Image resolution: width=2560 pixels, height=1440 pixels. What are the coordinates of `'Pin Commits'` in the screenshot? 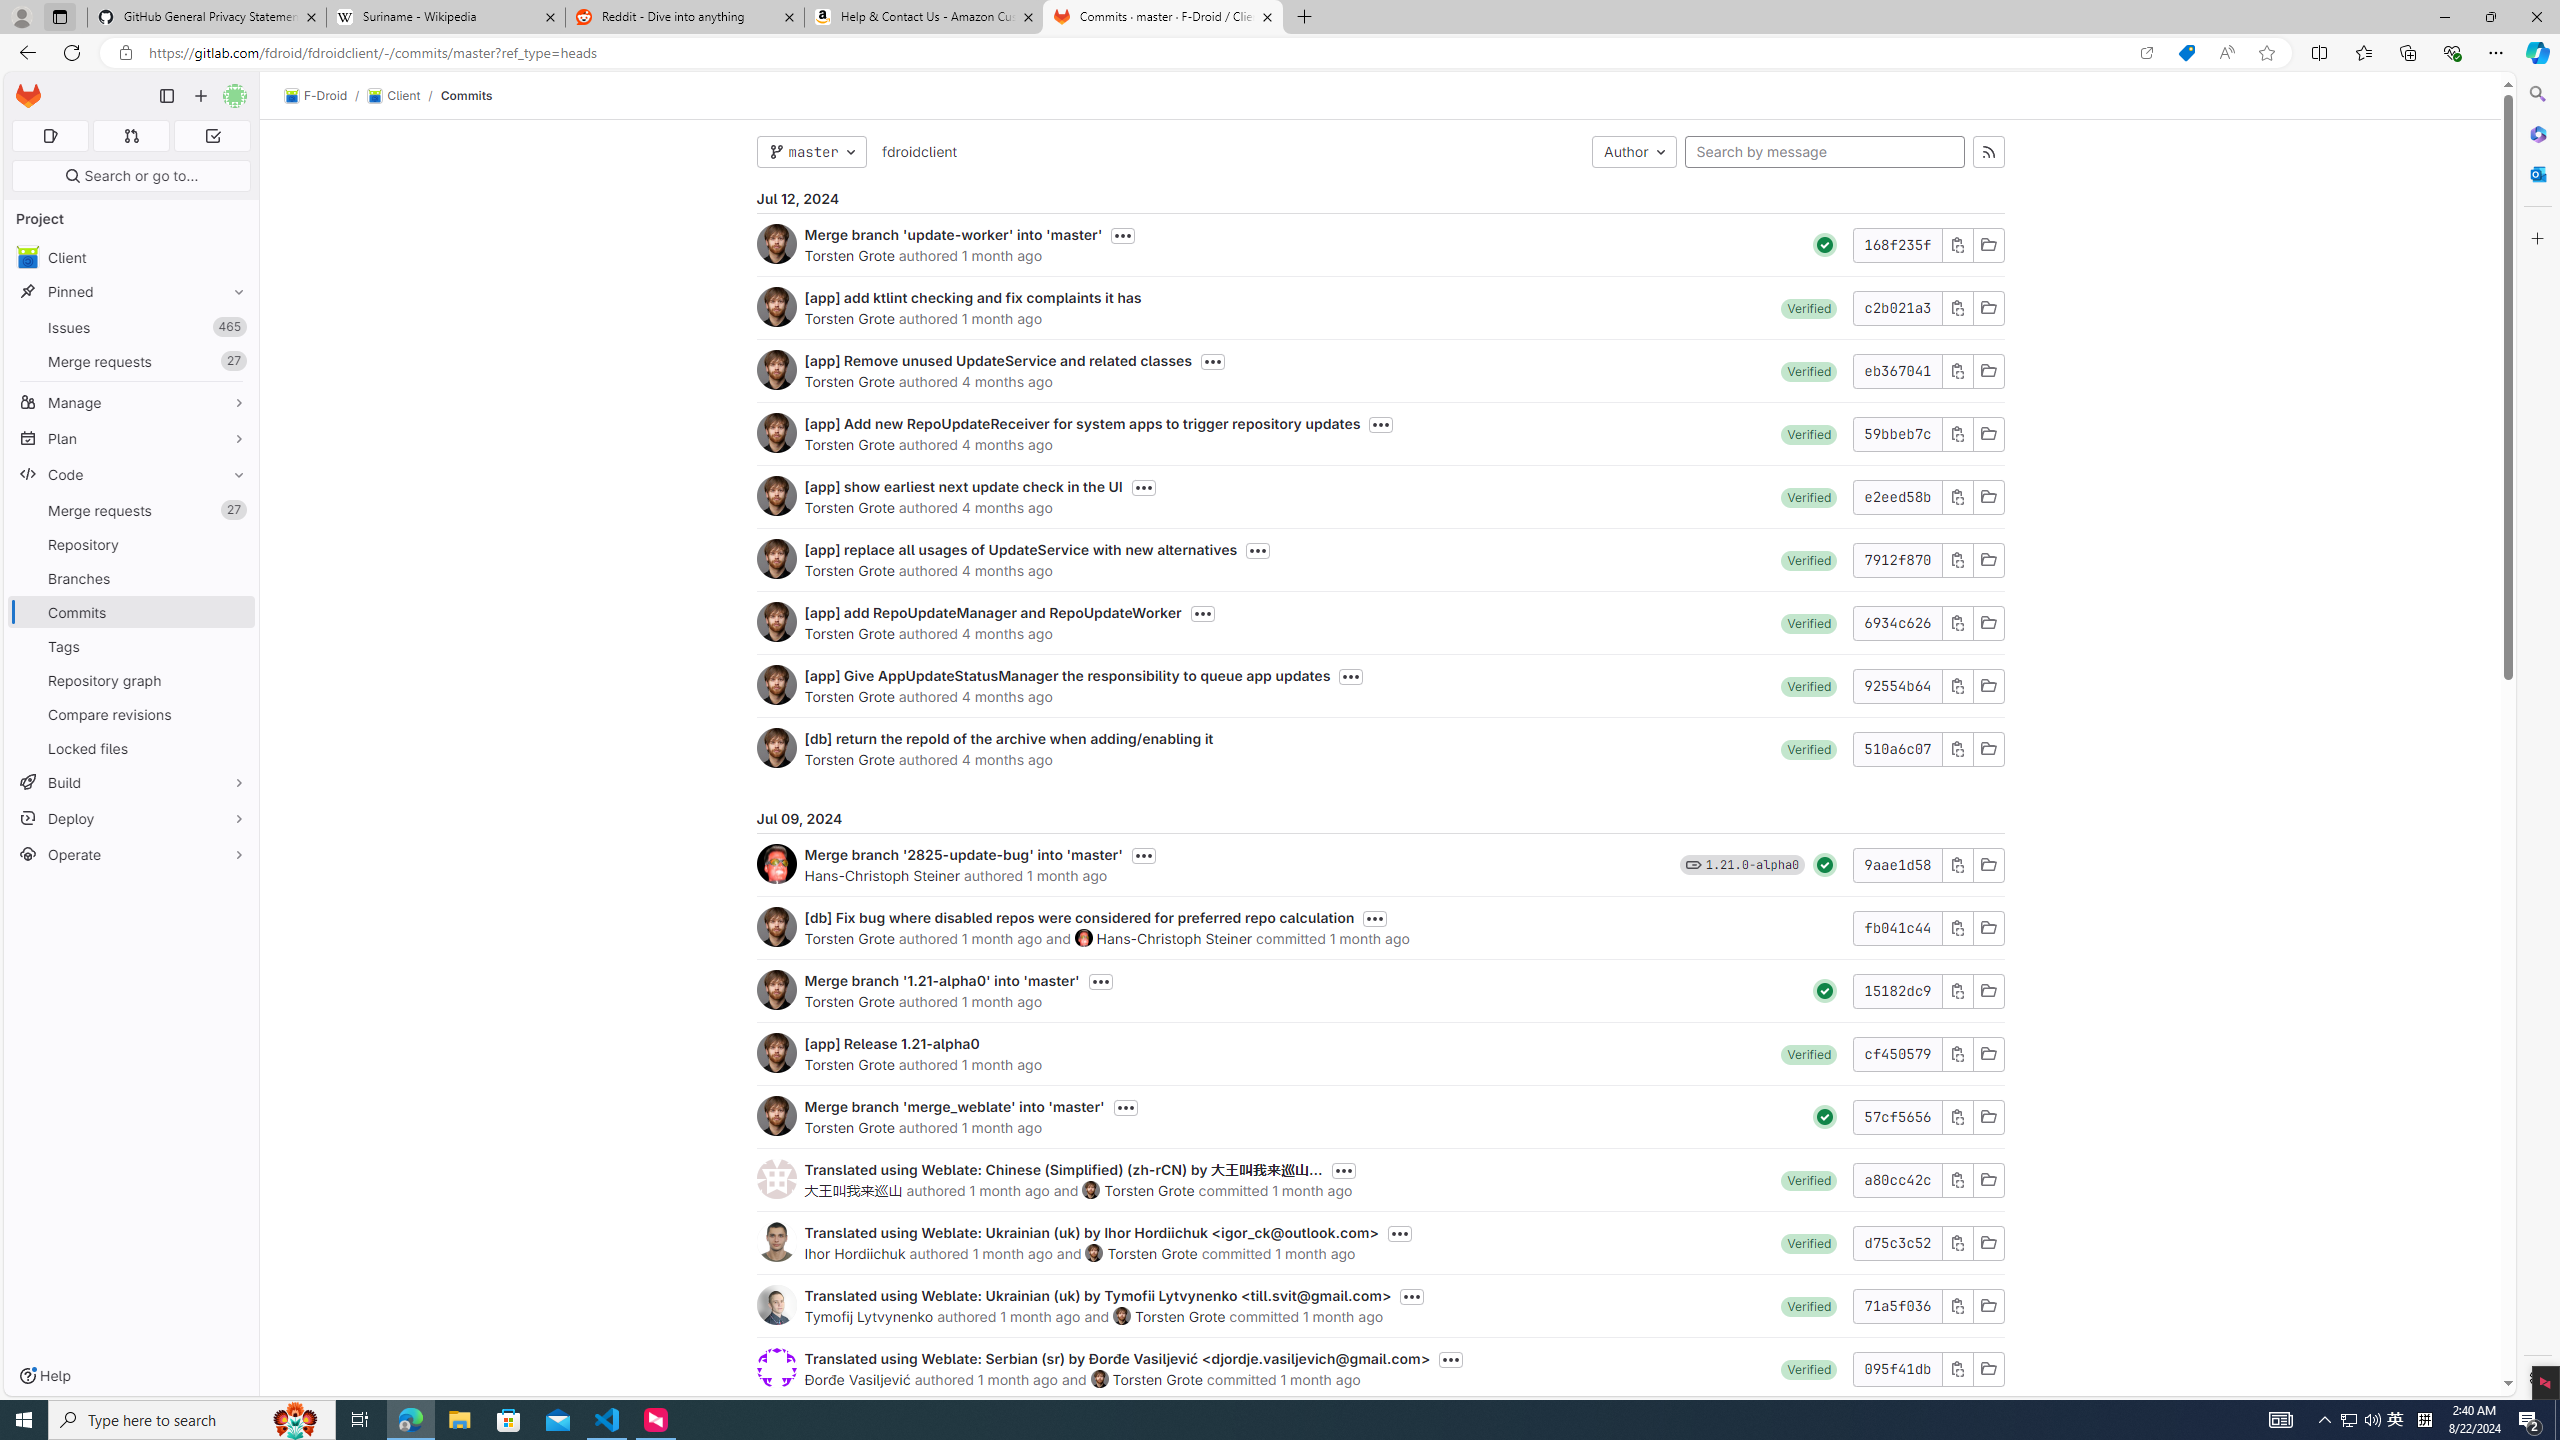 It's located at (233, 612).